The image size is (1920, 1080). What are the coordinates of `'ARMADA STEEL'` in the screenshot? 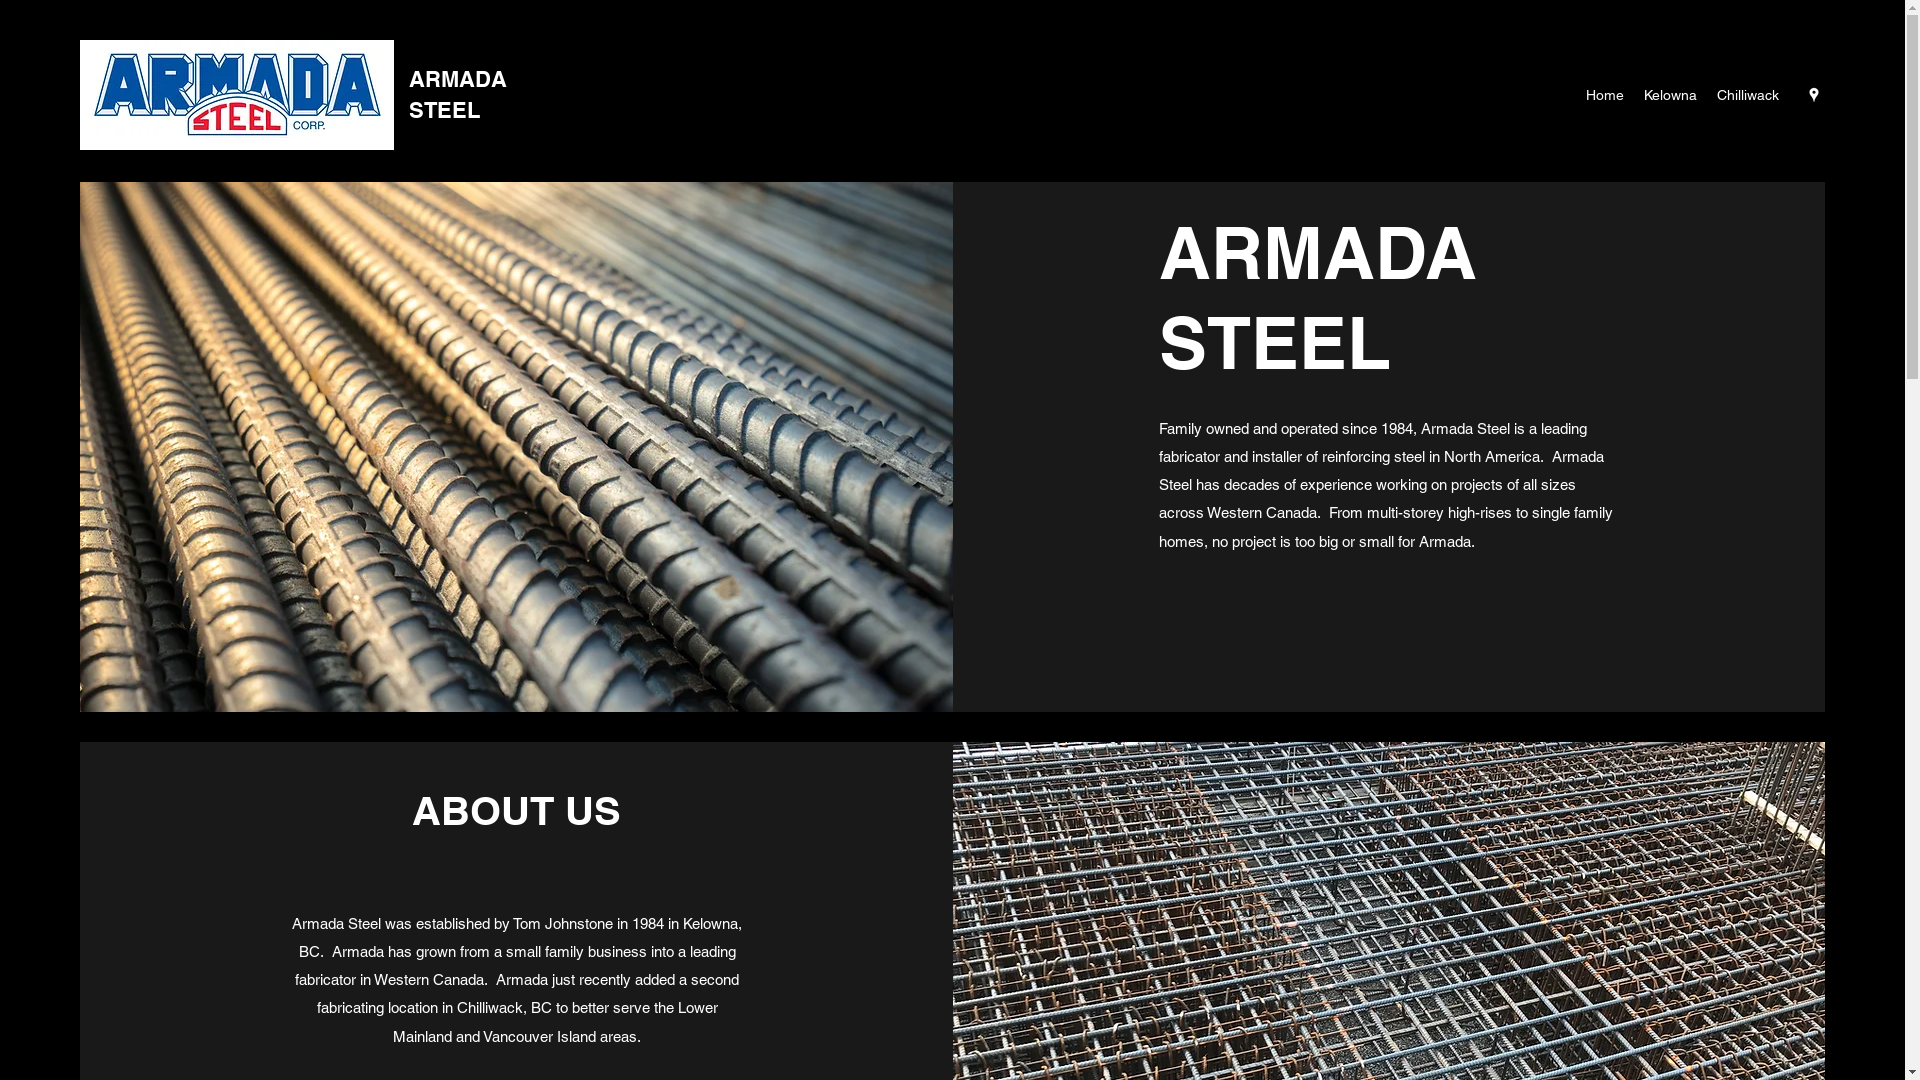 It's located at (456, 94).